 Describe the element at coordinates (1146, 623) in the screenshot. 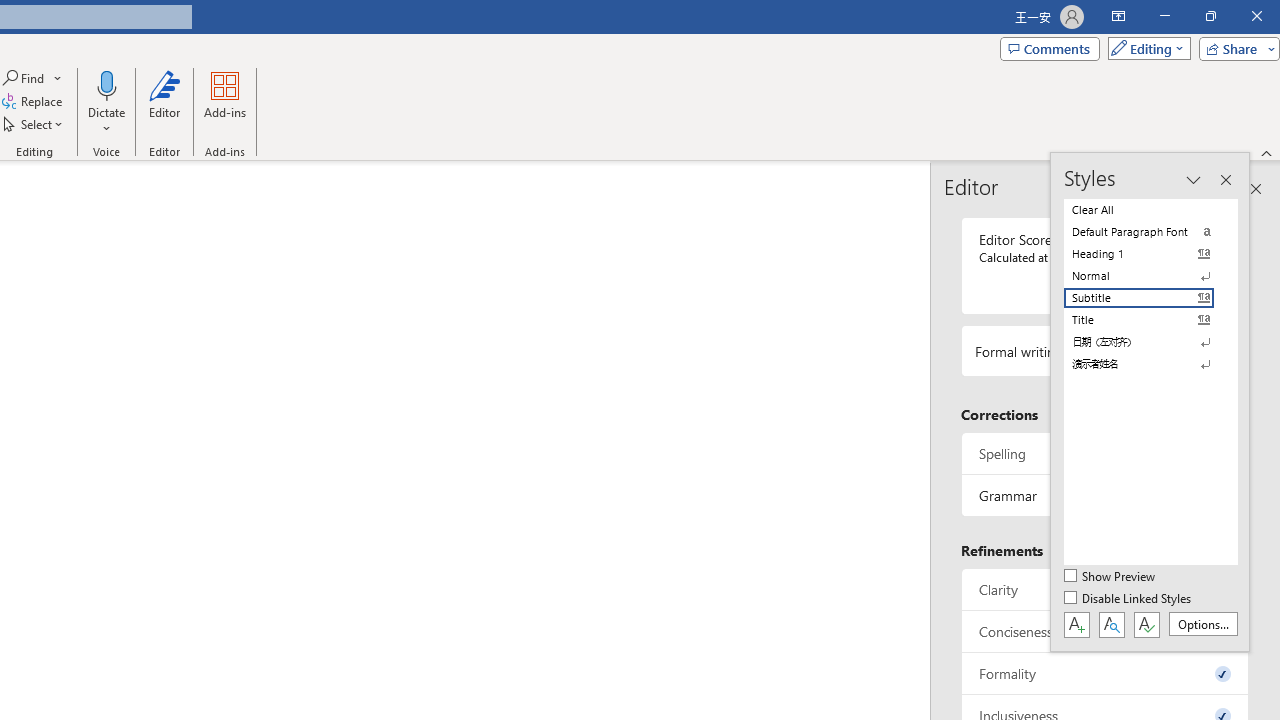

I see `'Class: NetUIButton'` at that location.